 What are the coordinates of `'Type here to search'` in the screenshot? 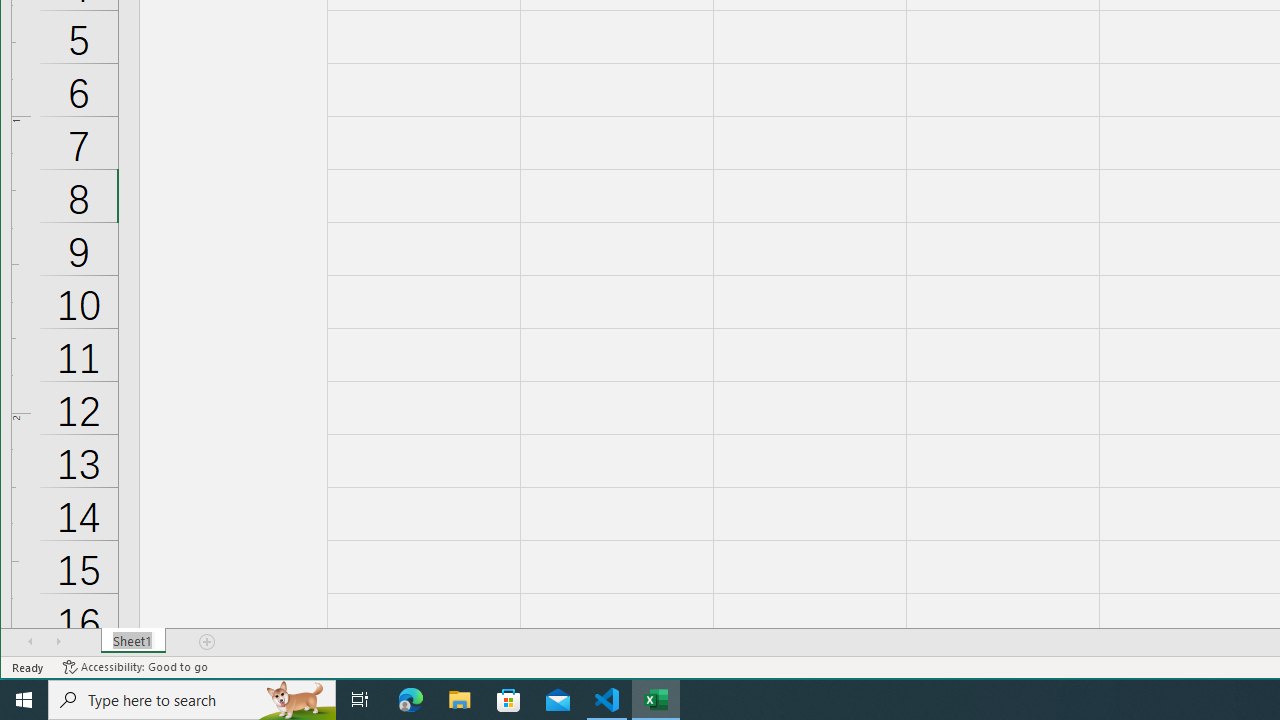 It's located at (192, 698).